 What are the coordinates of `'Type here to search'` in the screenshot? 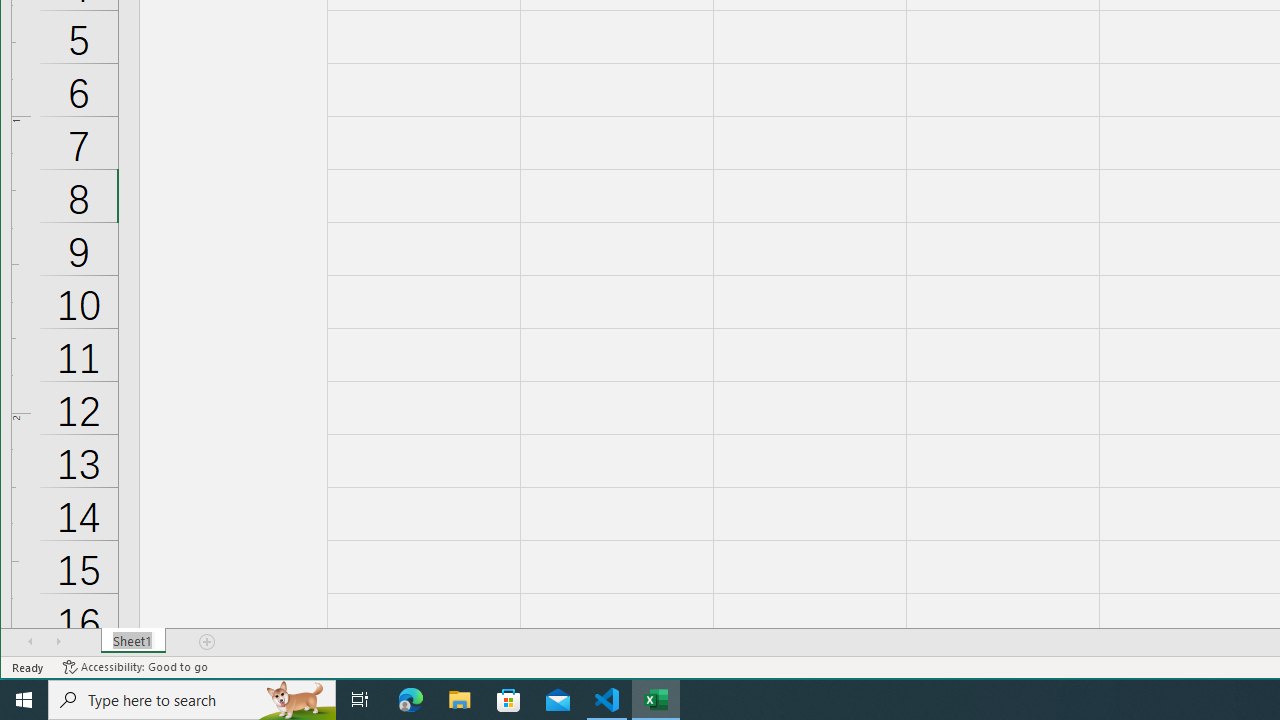 It's located at (192, 698).